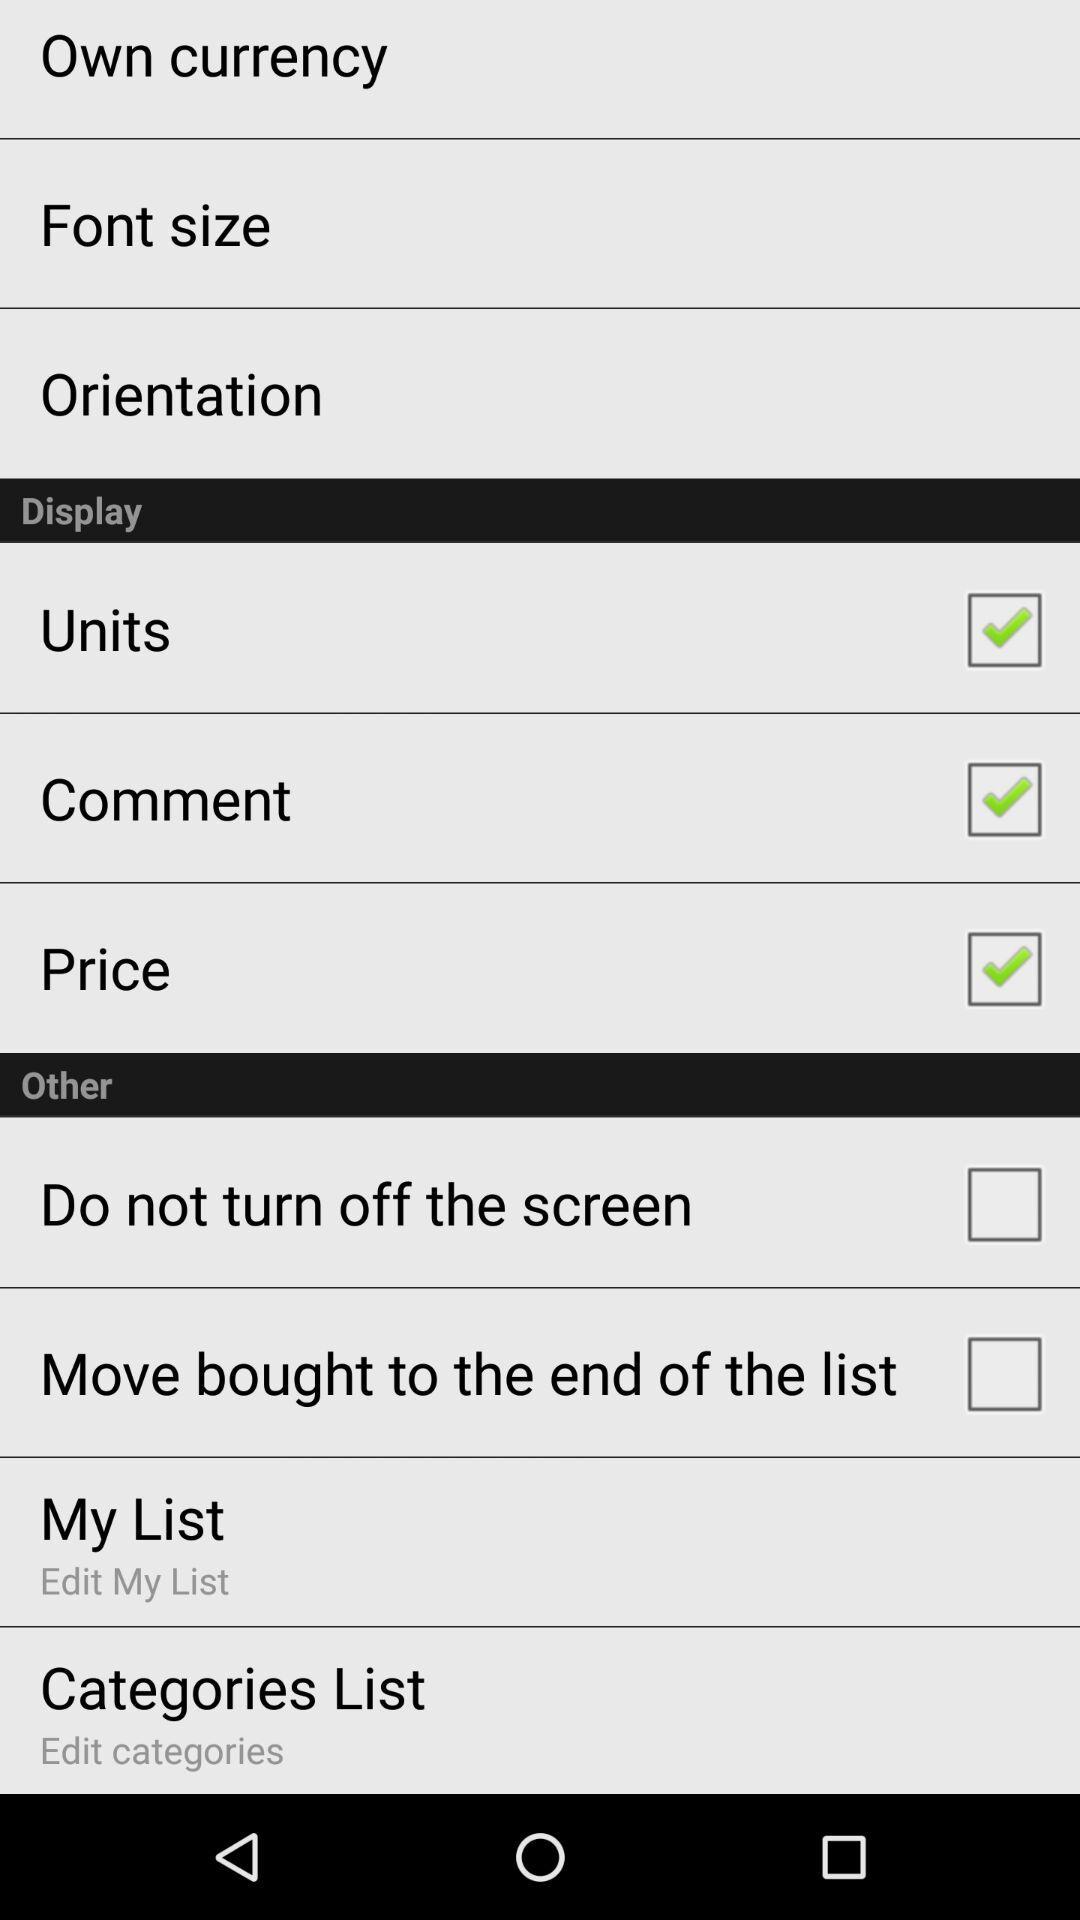 The height and width of the screenshot is (1920, 1080). Describe the element at coordinates (540, 510) in the screenshot. I see `the display app` at that location.